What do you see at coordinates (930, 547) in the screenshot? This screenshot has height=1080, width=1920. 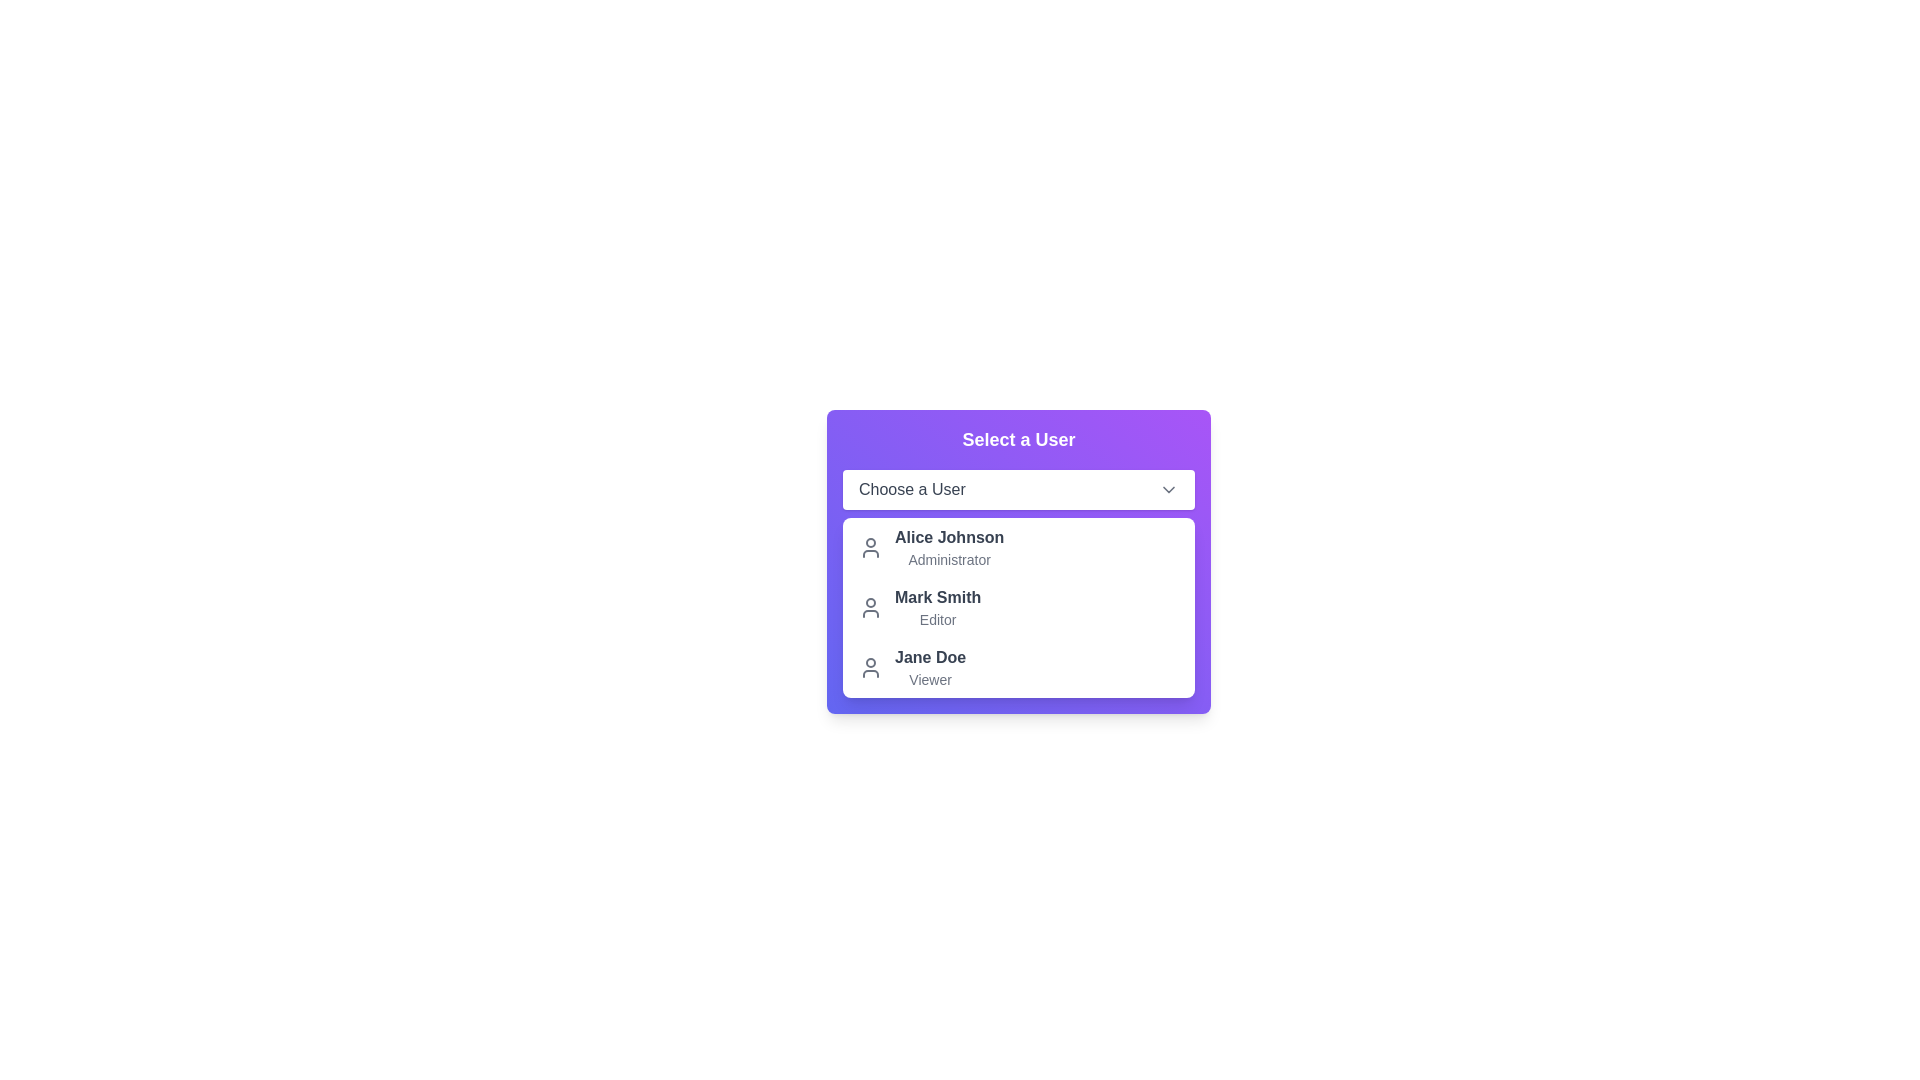 I see `the first list item in the dropdown menu that displays the name and role of a user` at bounding box center [930, 547].